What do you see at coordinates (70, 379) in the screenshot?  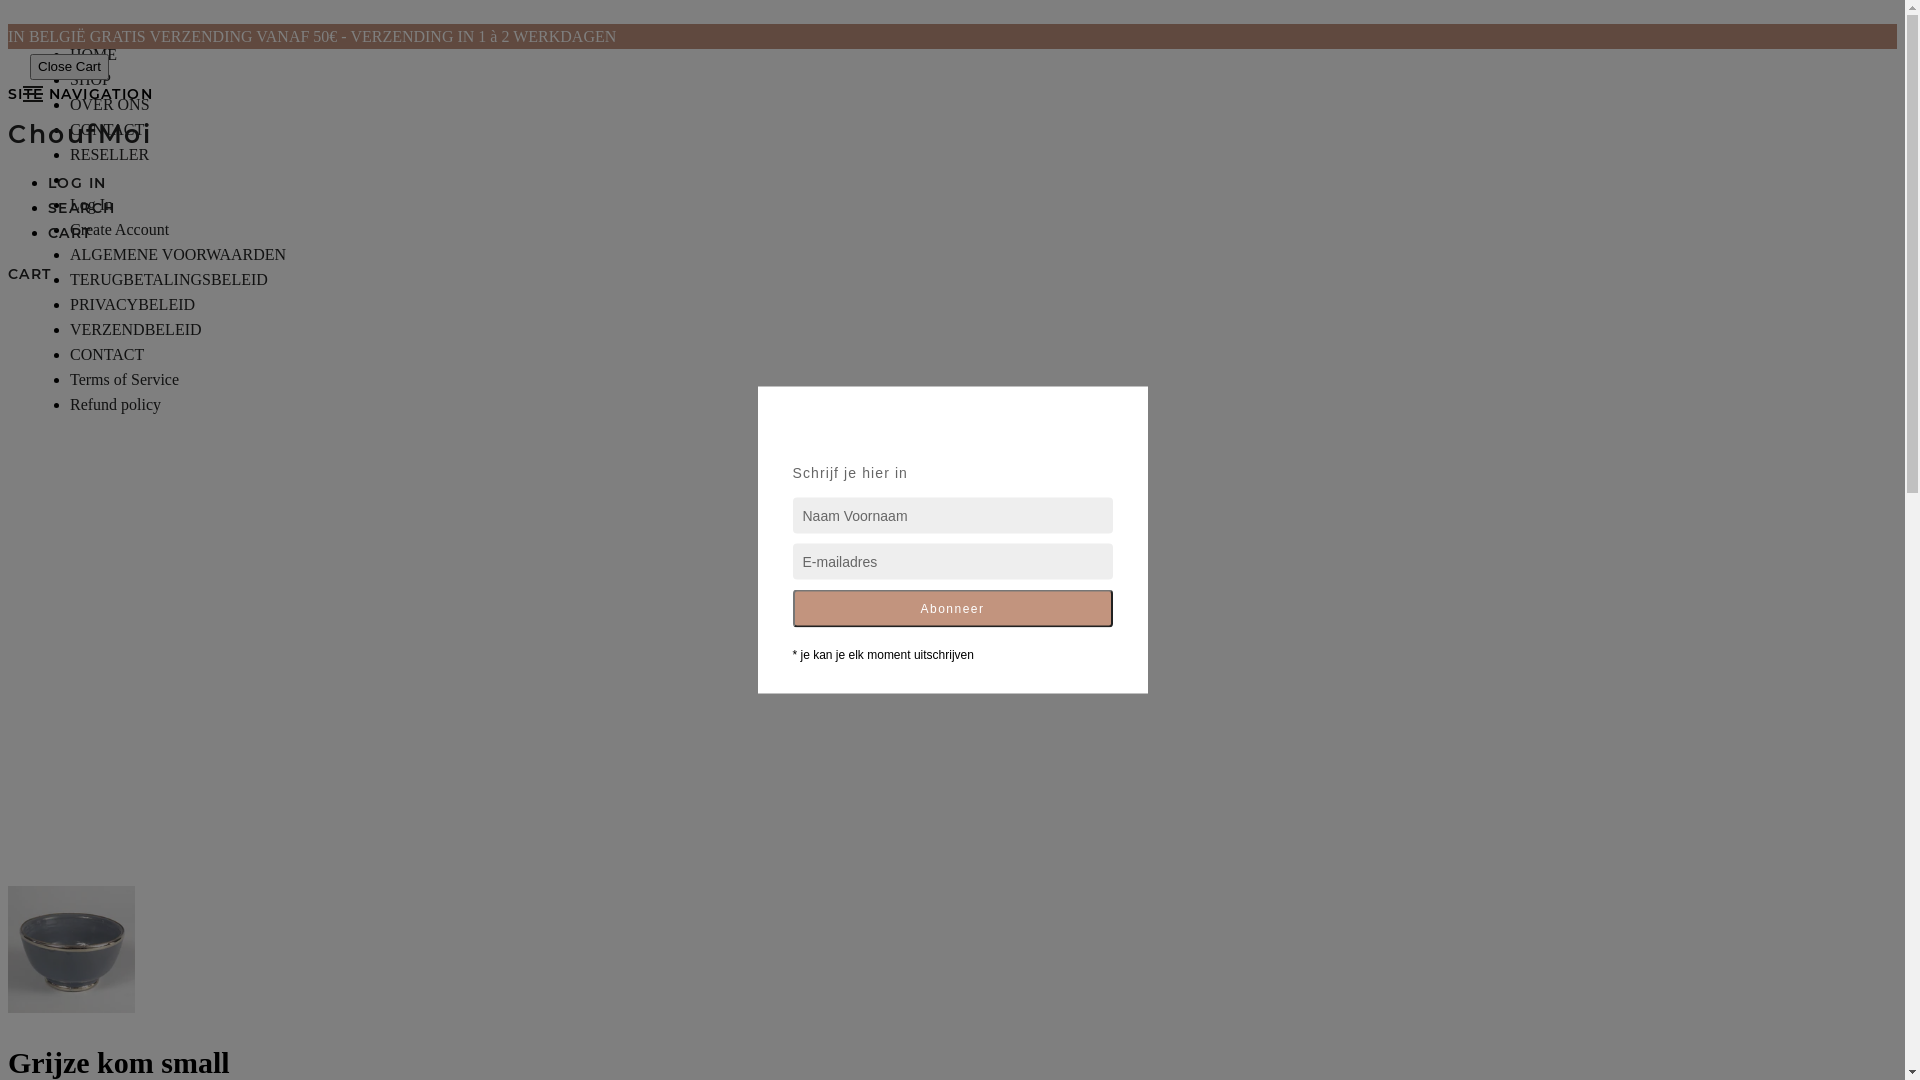 I see `'Terms of Service'` at bounding box center [70, 379].